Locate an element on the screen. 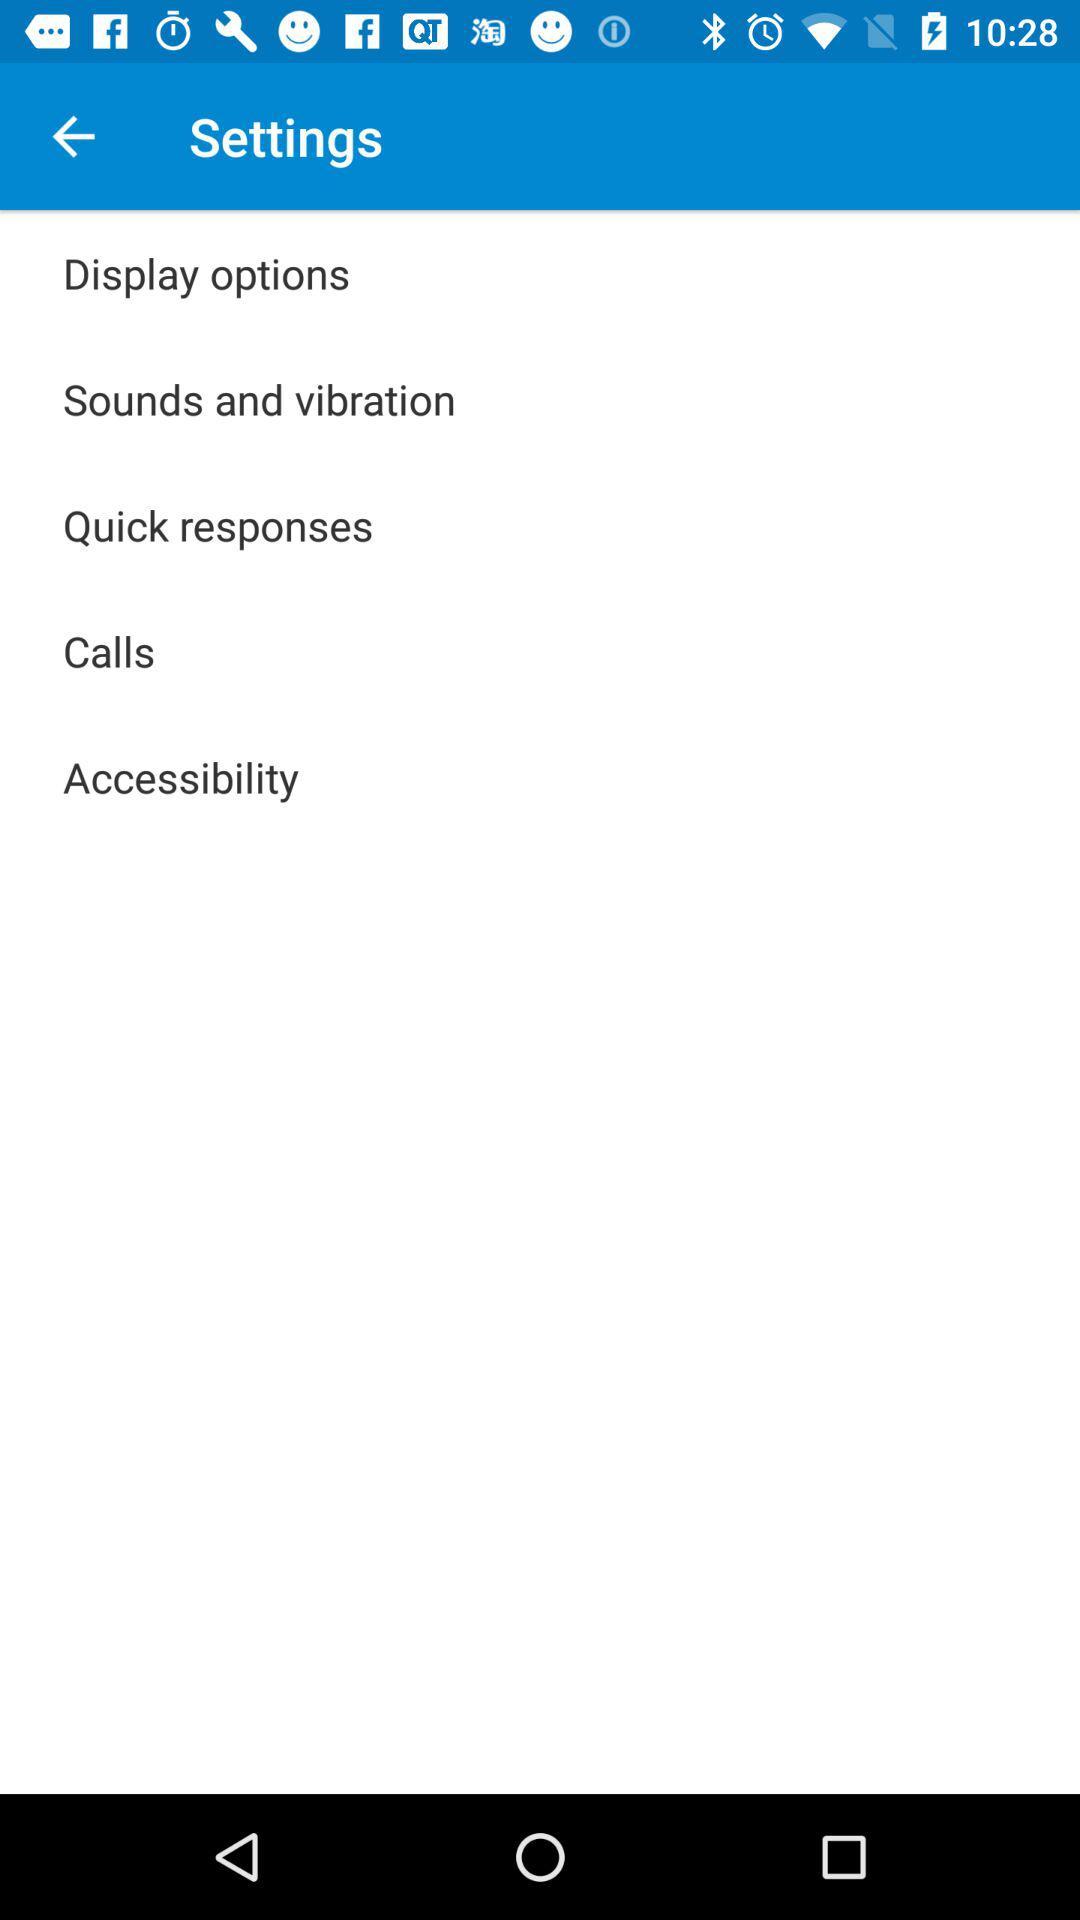  icon above calls app is located at coordinates (218, 524).